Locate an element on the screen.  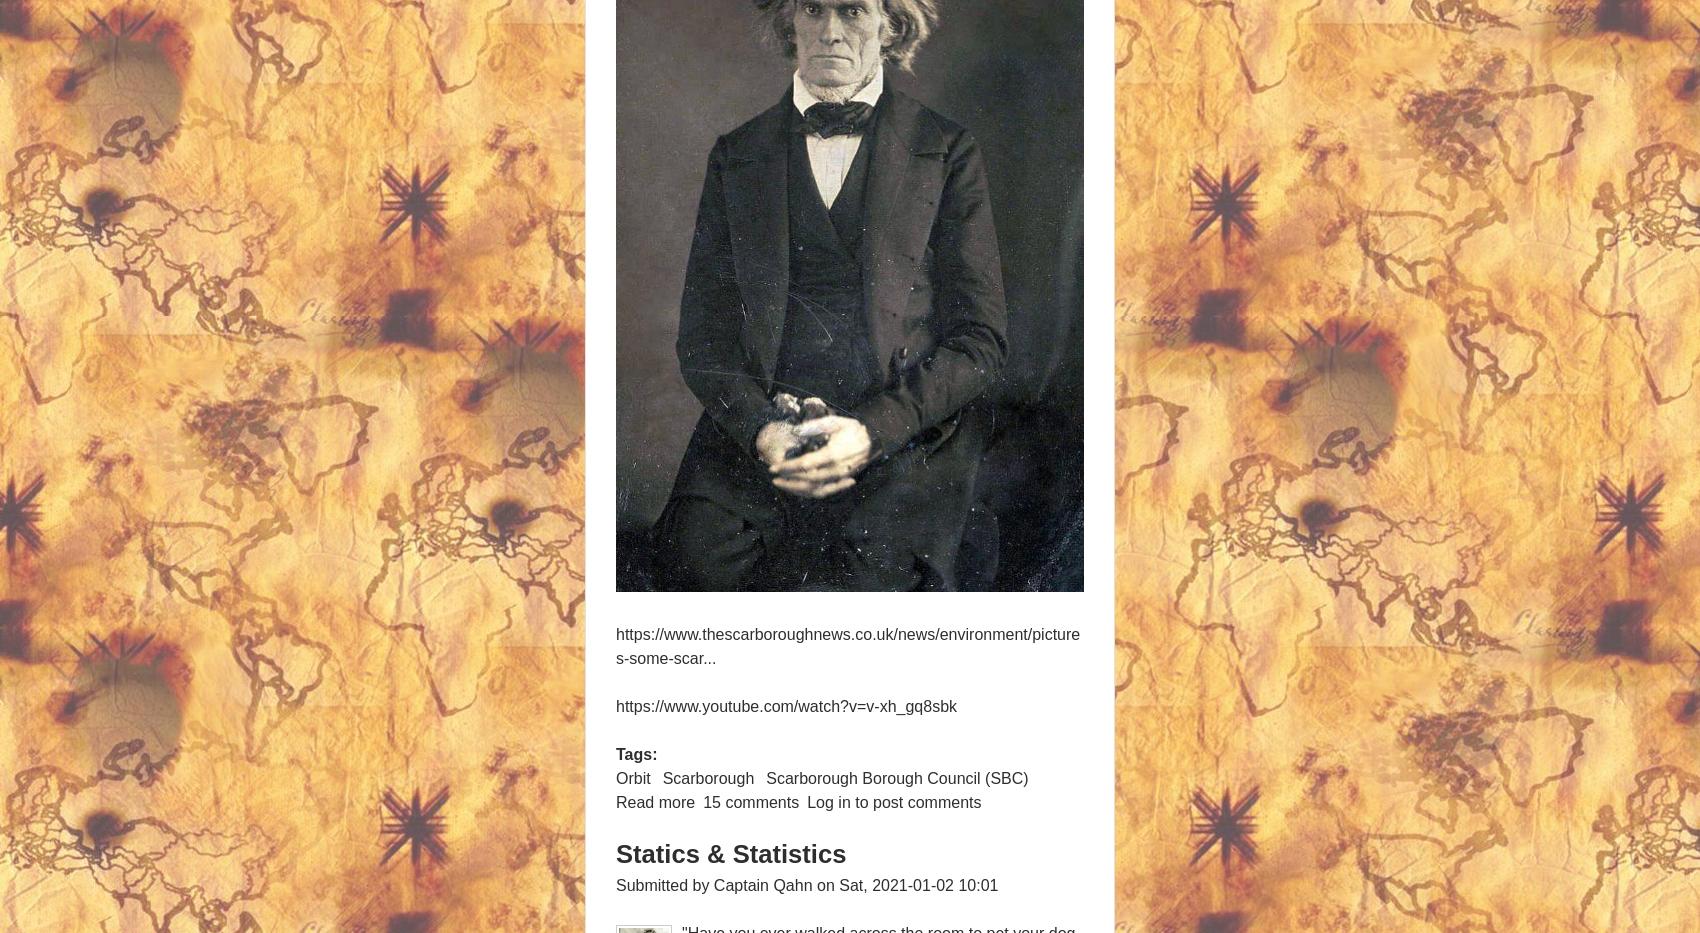
'https://www.youtube.com/watch?v=v-xh_gq8sbk' is located at coordinates (785, 706).